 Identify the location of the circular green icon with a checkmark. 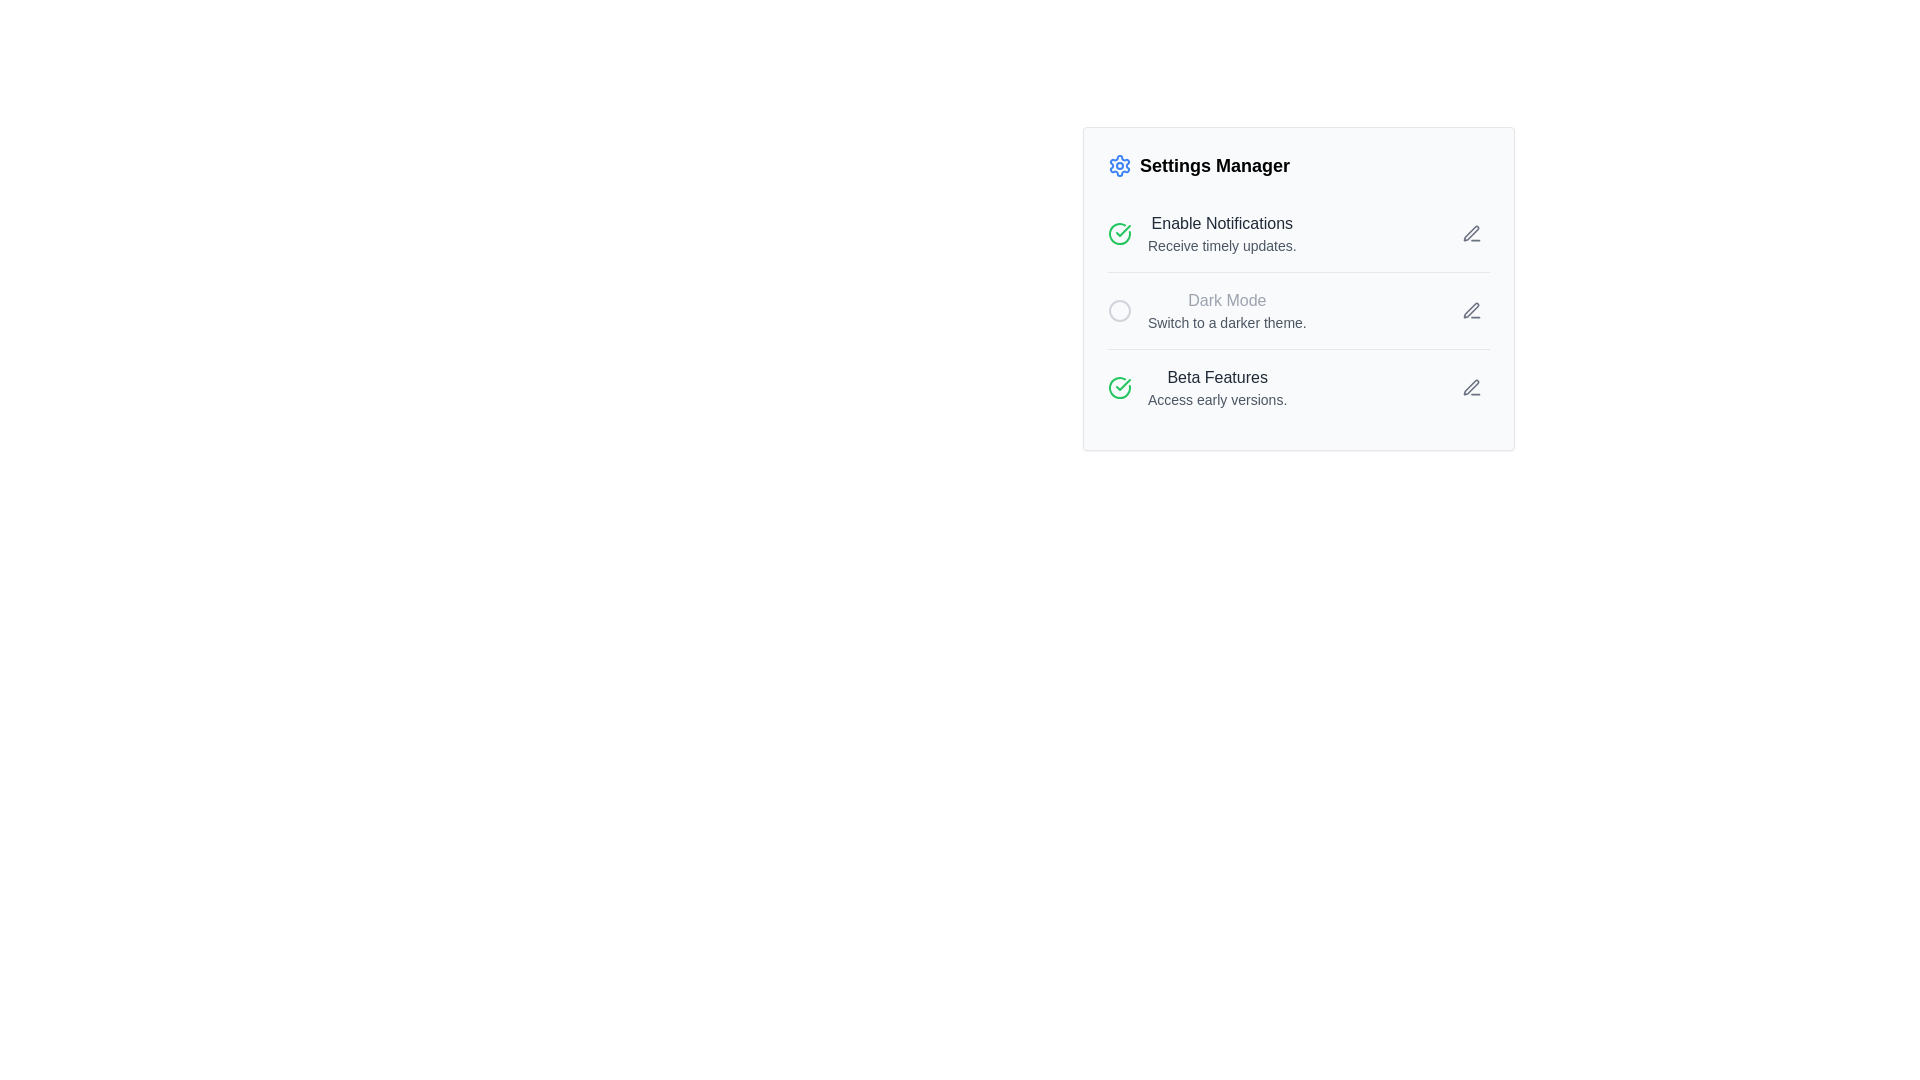
(1118, 388).